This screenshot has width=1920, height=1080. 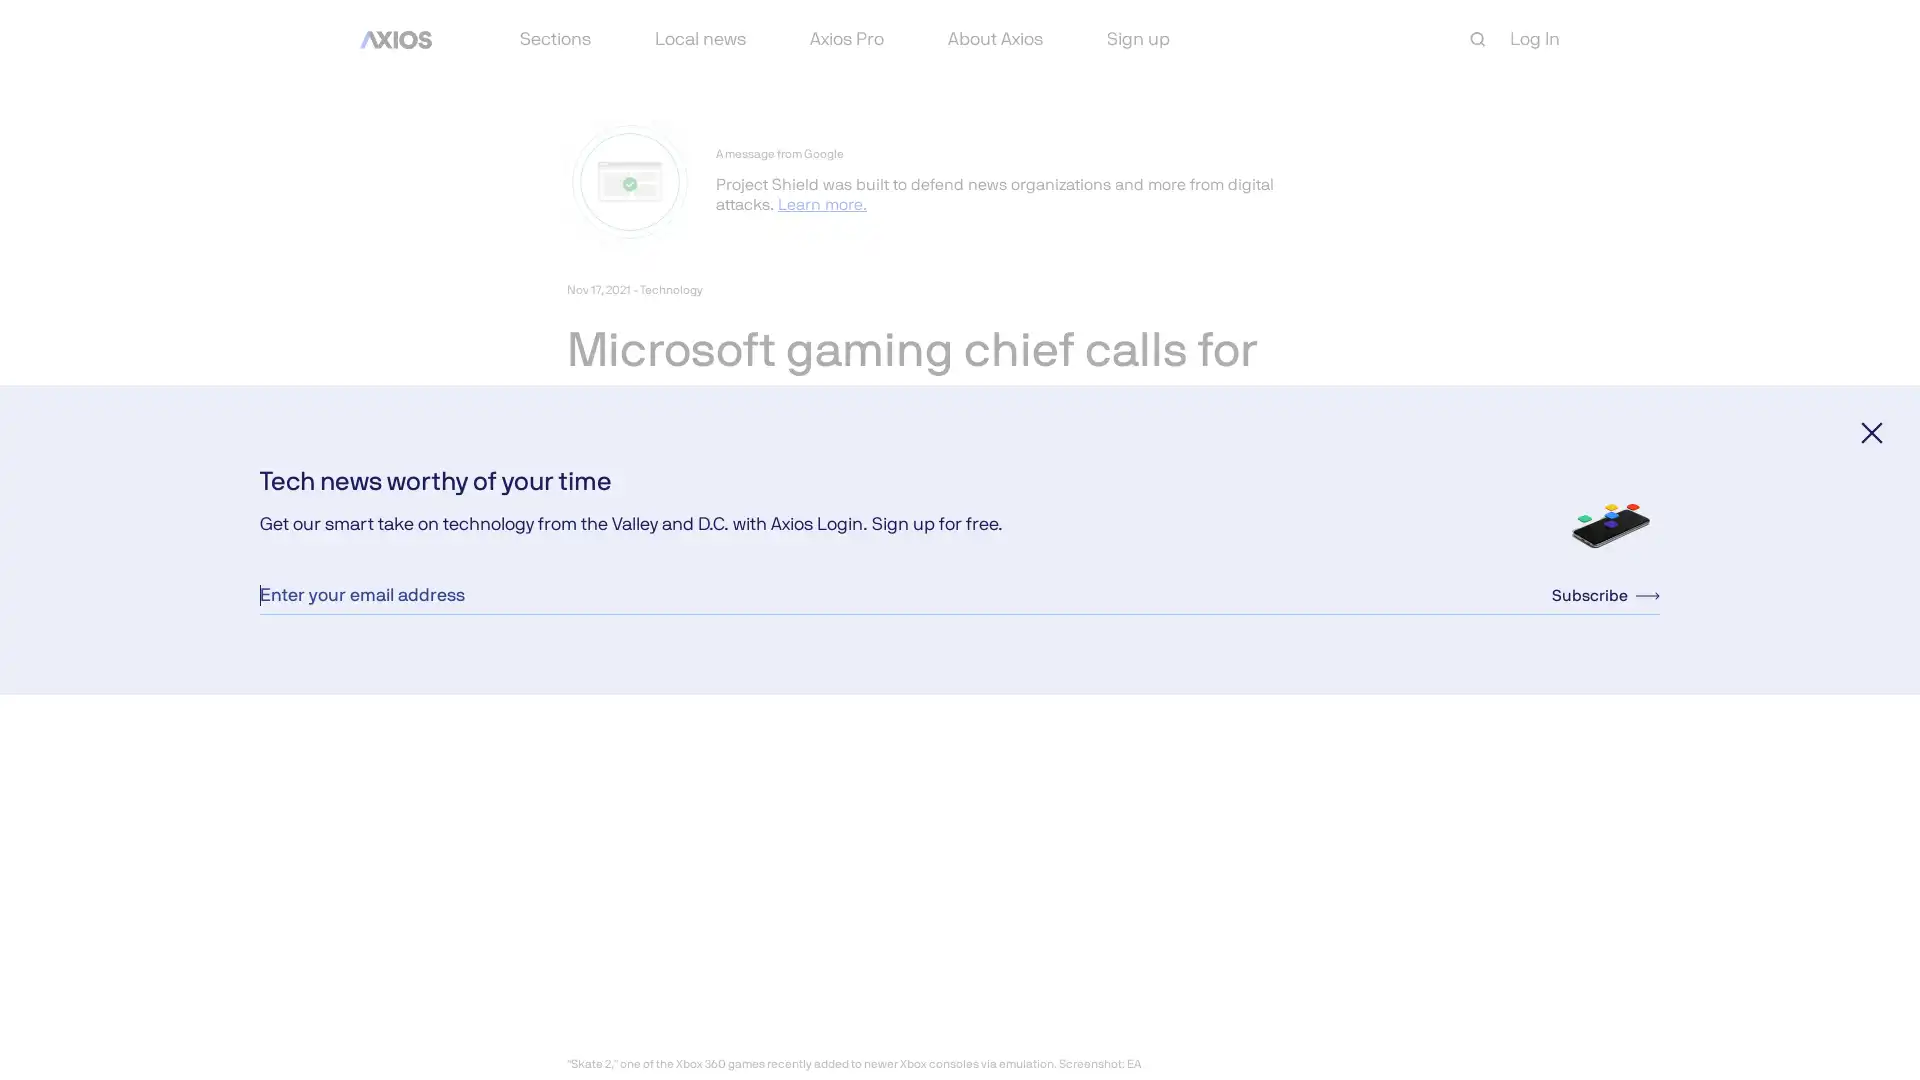 What do you see at coordinates (1871, 431) in the screenshot?
I see `close` at bounding box center [1871, 431].